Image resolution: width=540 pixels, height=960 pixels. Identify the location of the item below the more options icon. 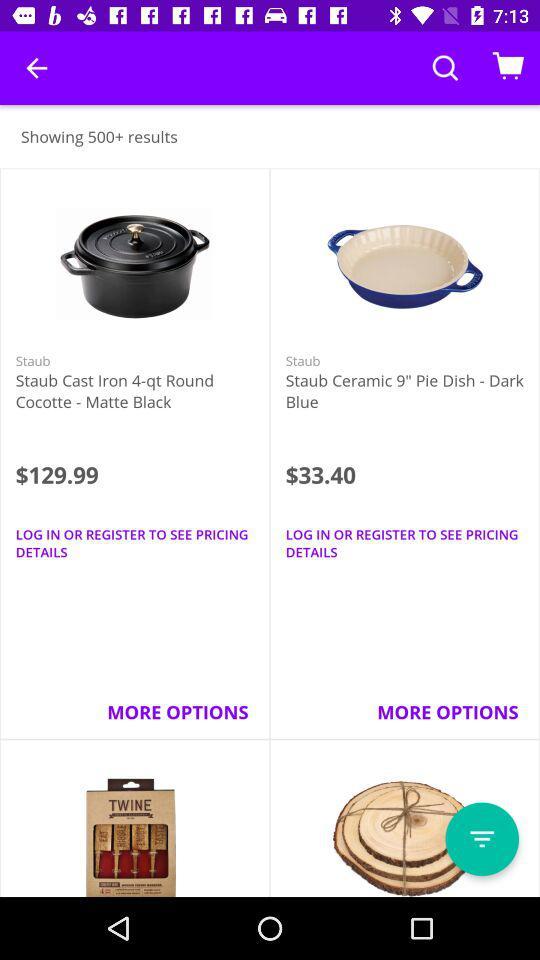
(481, 839).